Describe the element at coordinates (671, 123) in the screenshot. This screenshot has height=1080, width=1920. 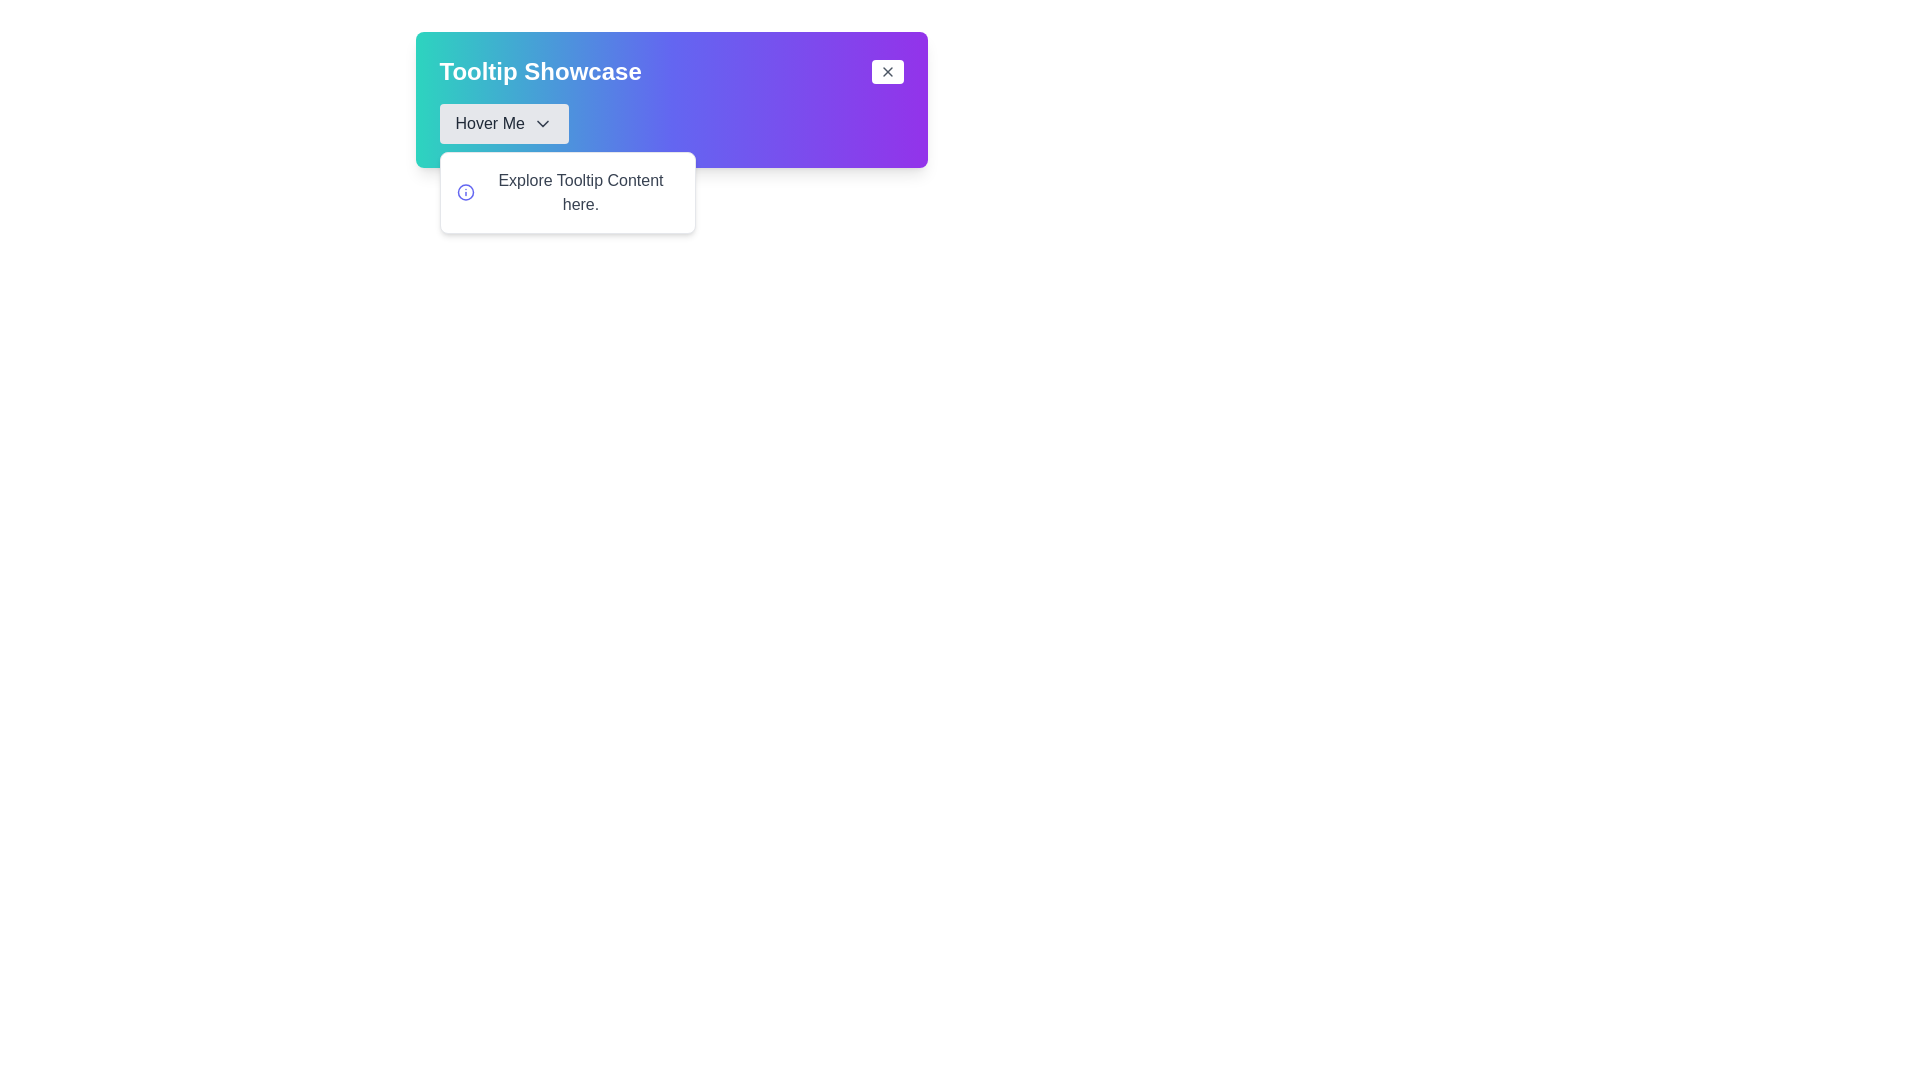
I see `the Interactive Button Group located centered horizontally within the card under the title 'Tooltip Showcase'` at that location.